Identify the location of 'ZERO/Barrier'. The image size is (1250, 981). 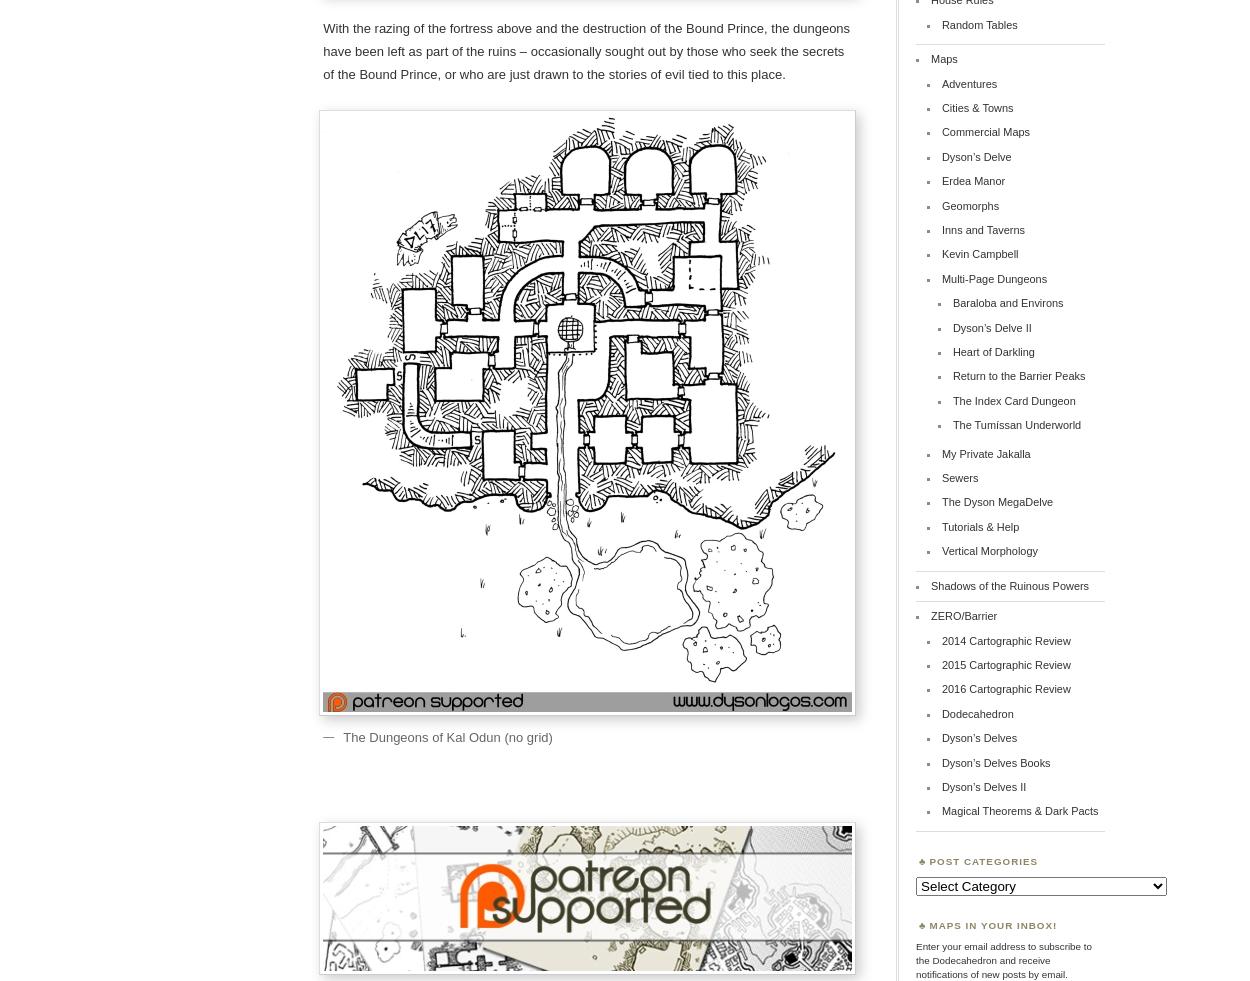
(963, 615).